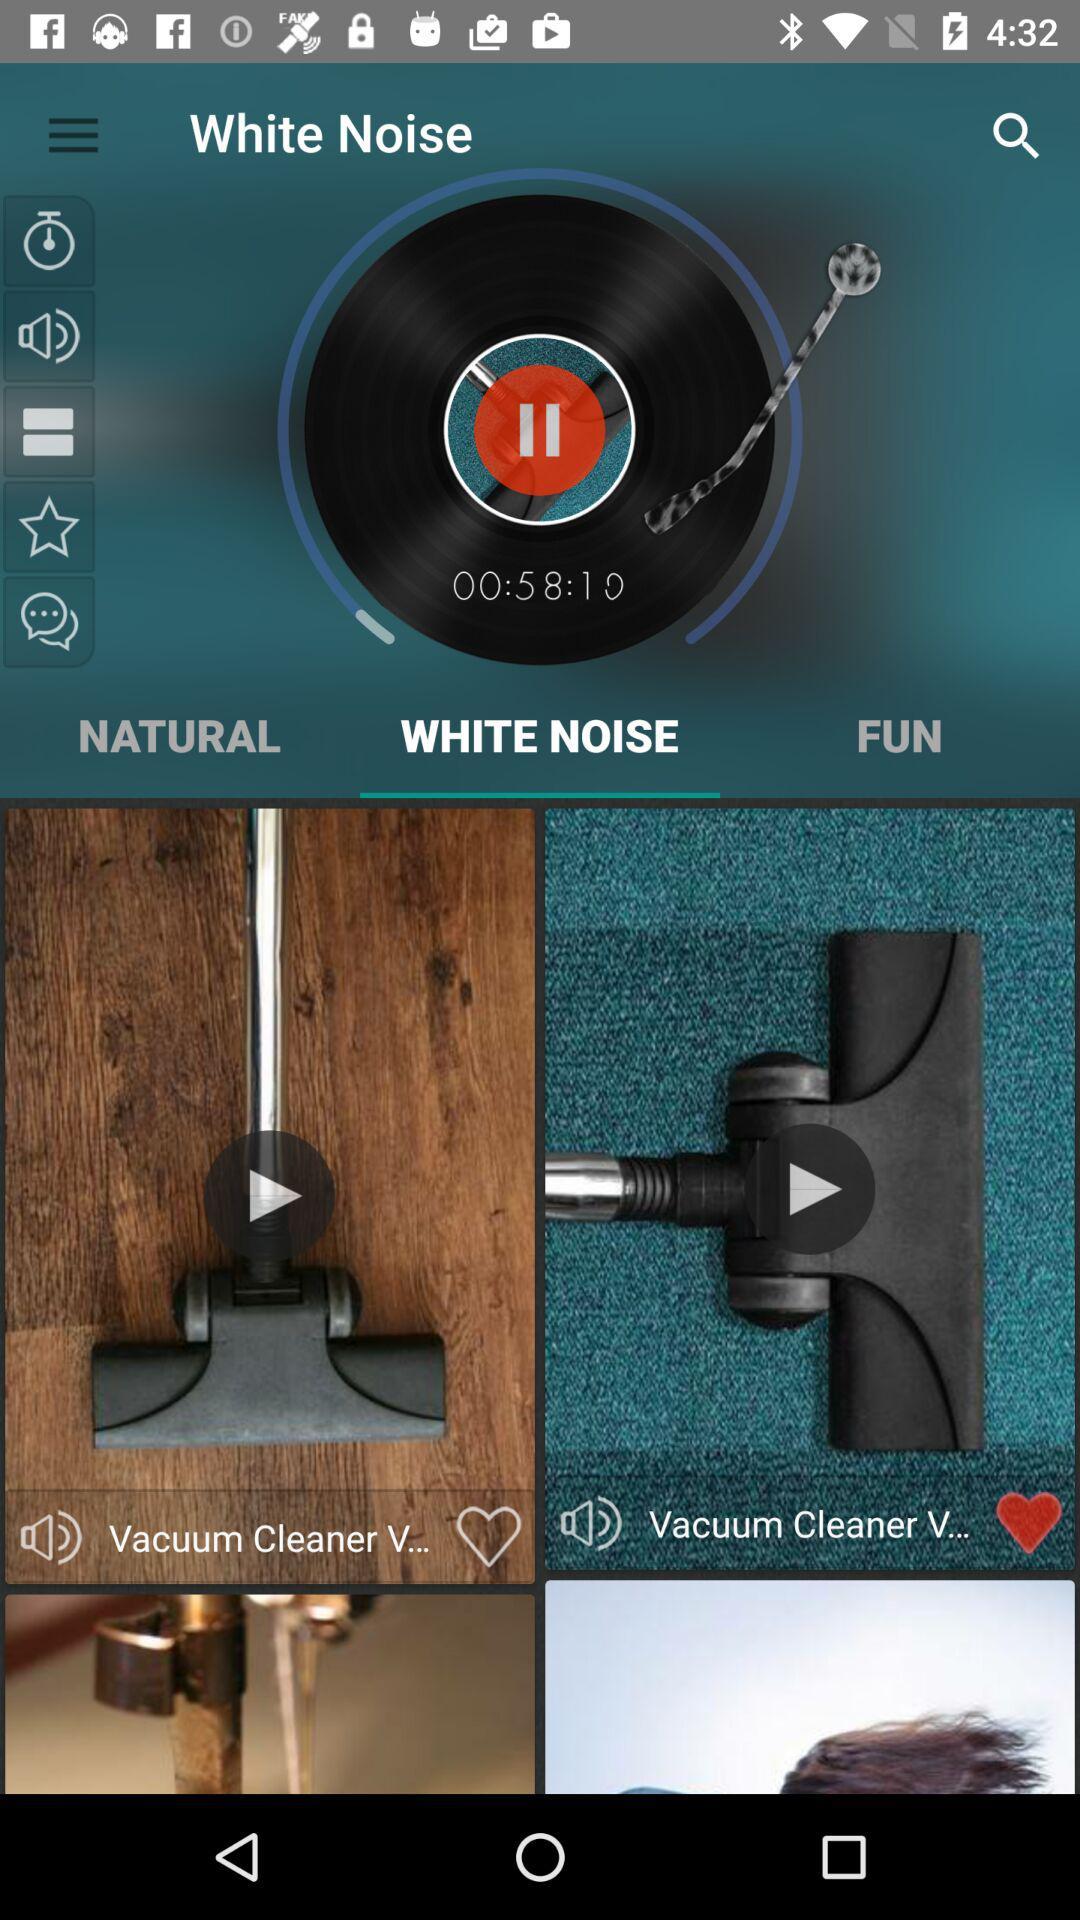  What do you see at coordinates (48, 621) in the screenshot?
I see `the chat icon` at bounding box center [48, 621].